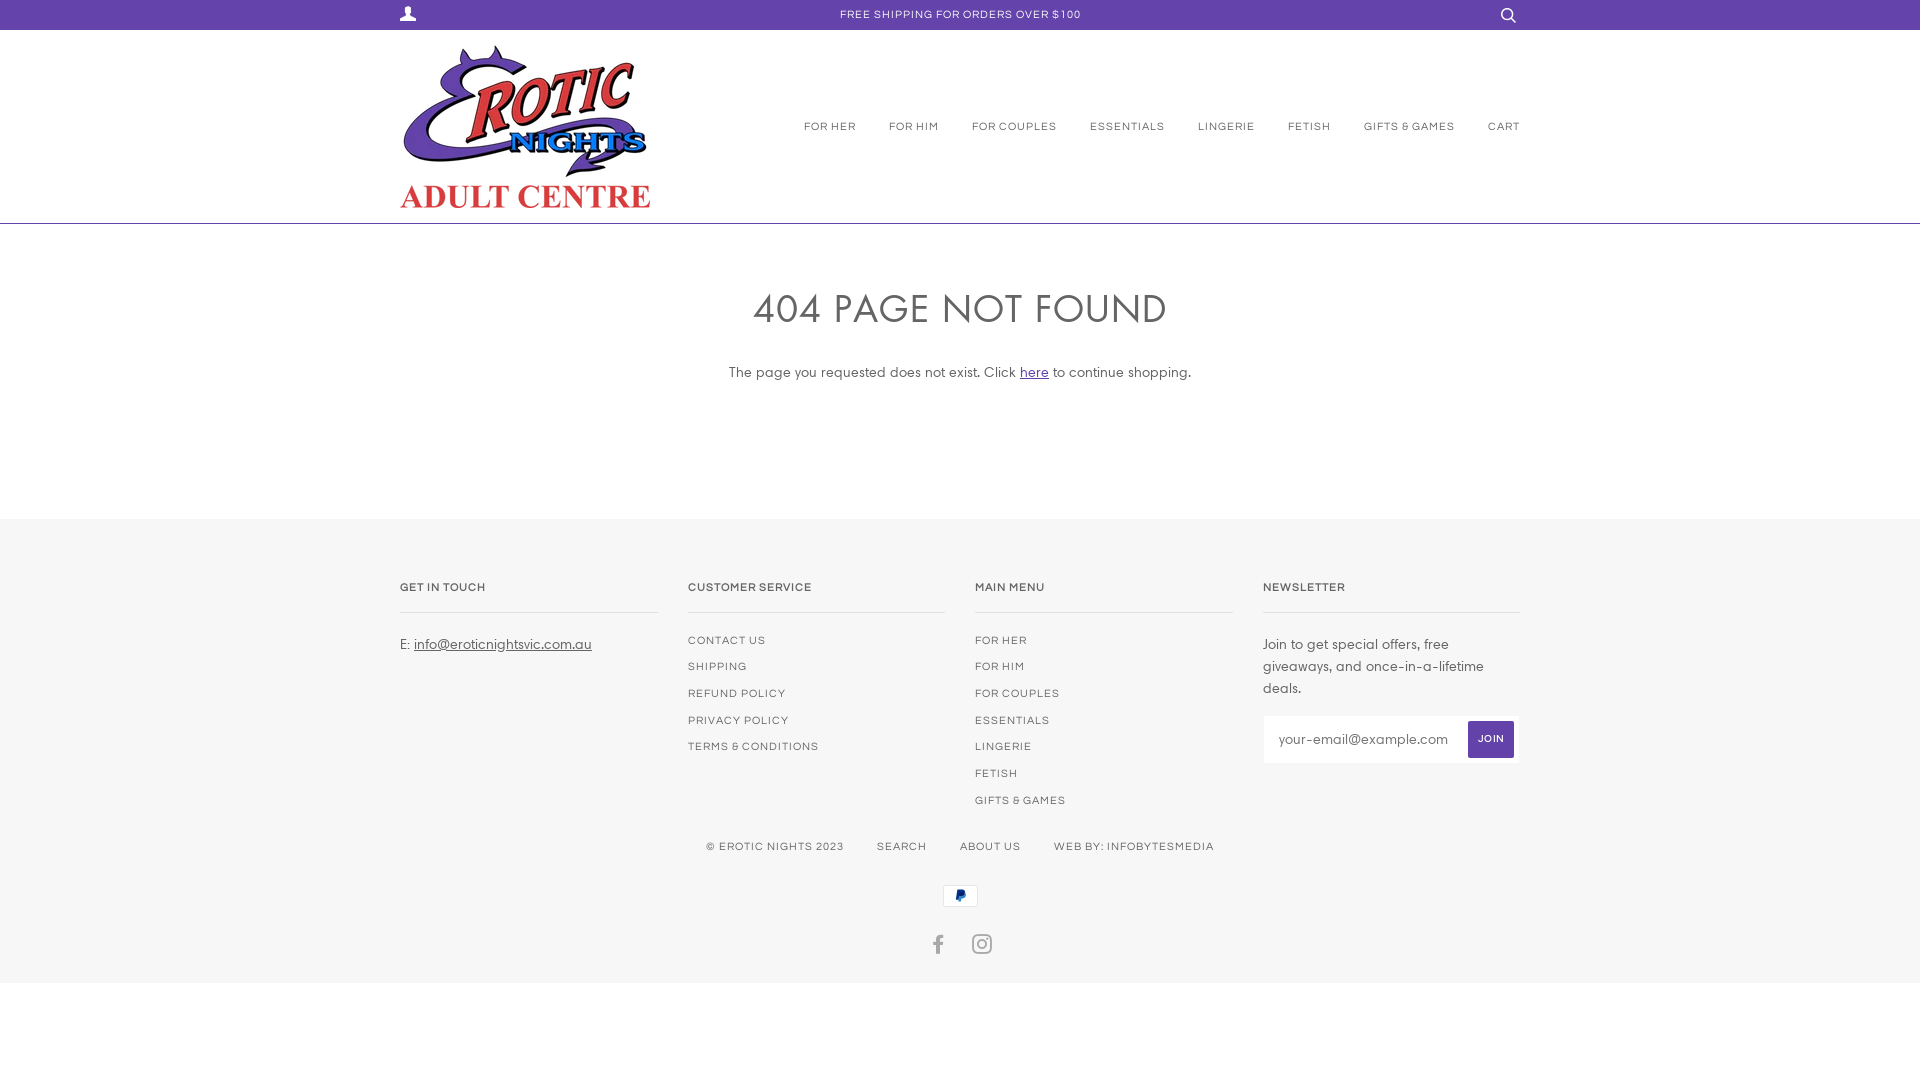  Describe the element at coordinates (1034, 371) in the screenshot. I see `'here'` at that location.